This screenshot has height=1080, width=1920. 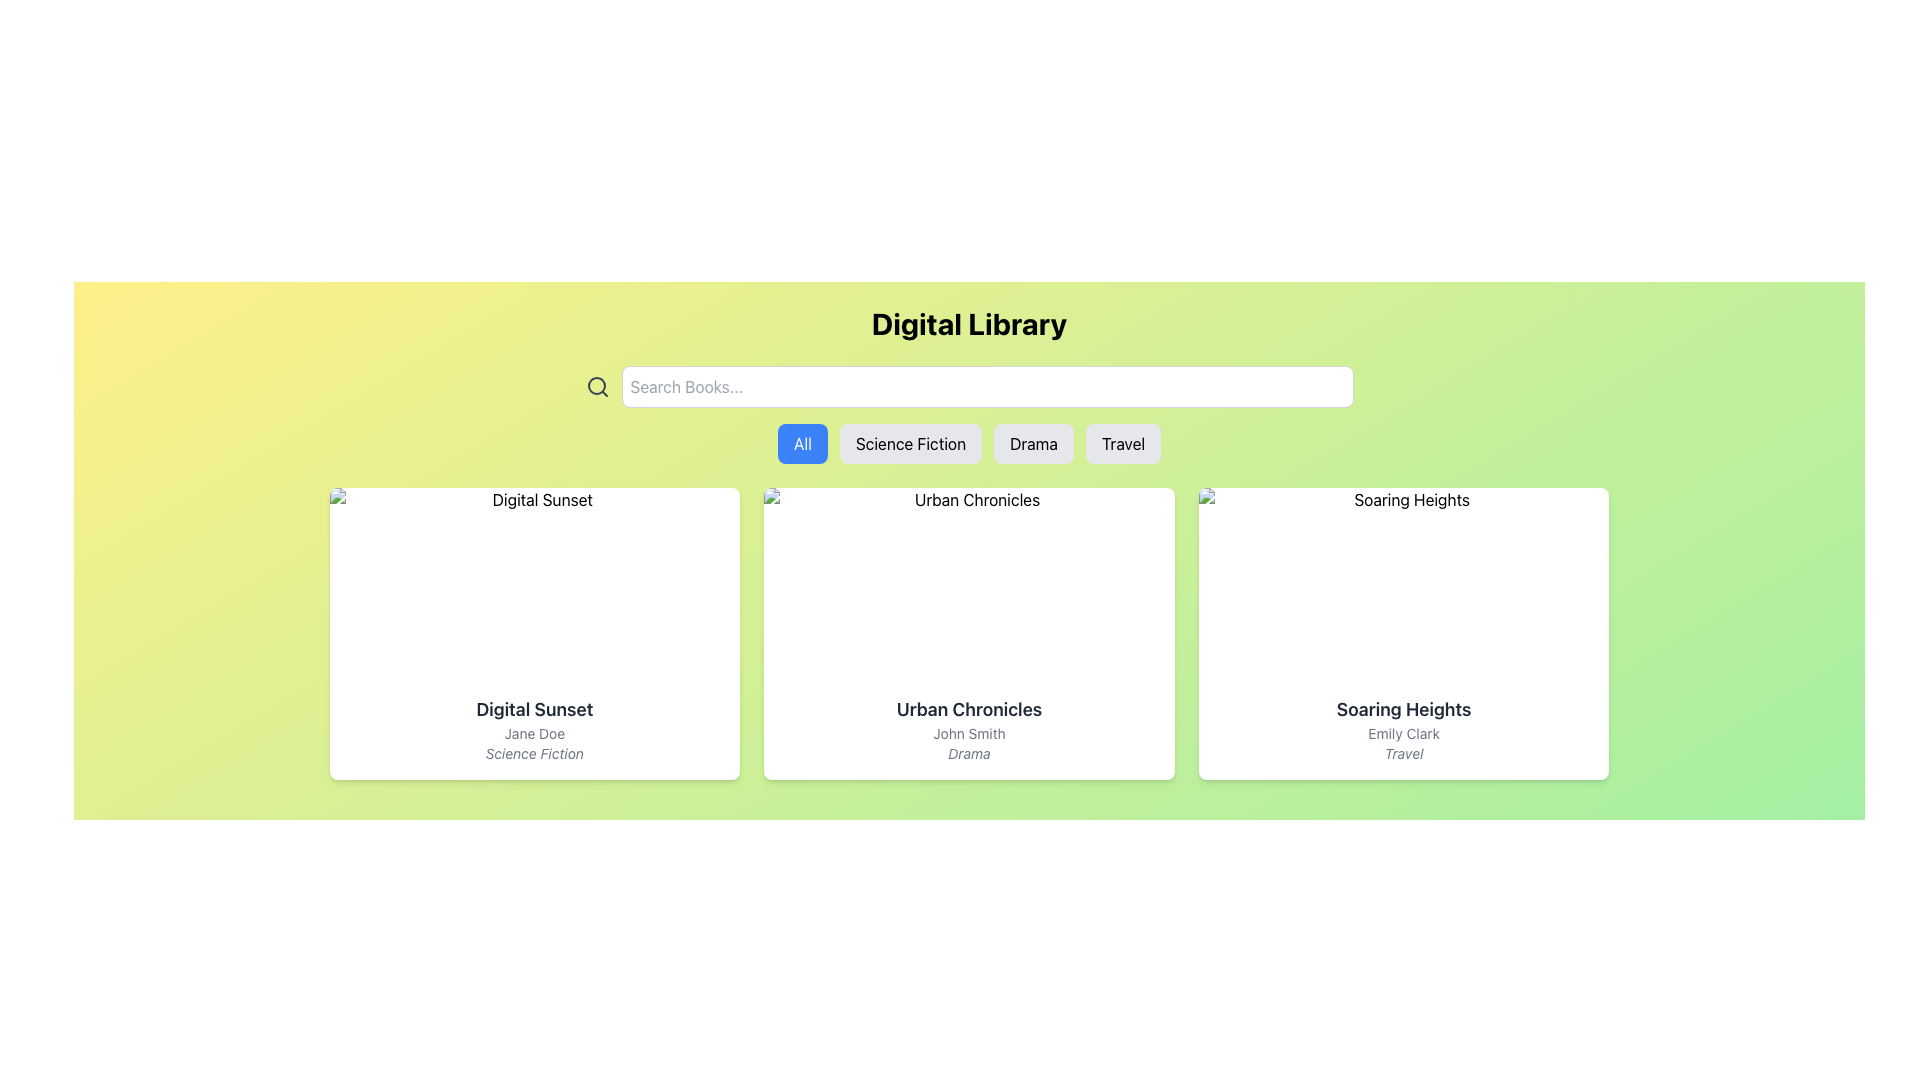 What do you see at coordinates (1403, 633) in the screenshot?
I see `the third card in the digital library that represents a book or item, located to the far right in the row, adjacent to the card titled 'Urban Chronicles'` at bounding box center [1403, 633].